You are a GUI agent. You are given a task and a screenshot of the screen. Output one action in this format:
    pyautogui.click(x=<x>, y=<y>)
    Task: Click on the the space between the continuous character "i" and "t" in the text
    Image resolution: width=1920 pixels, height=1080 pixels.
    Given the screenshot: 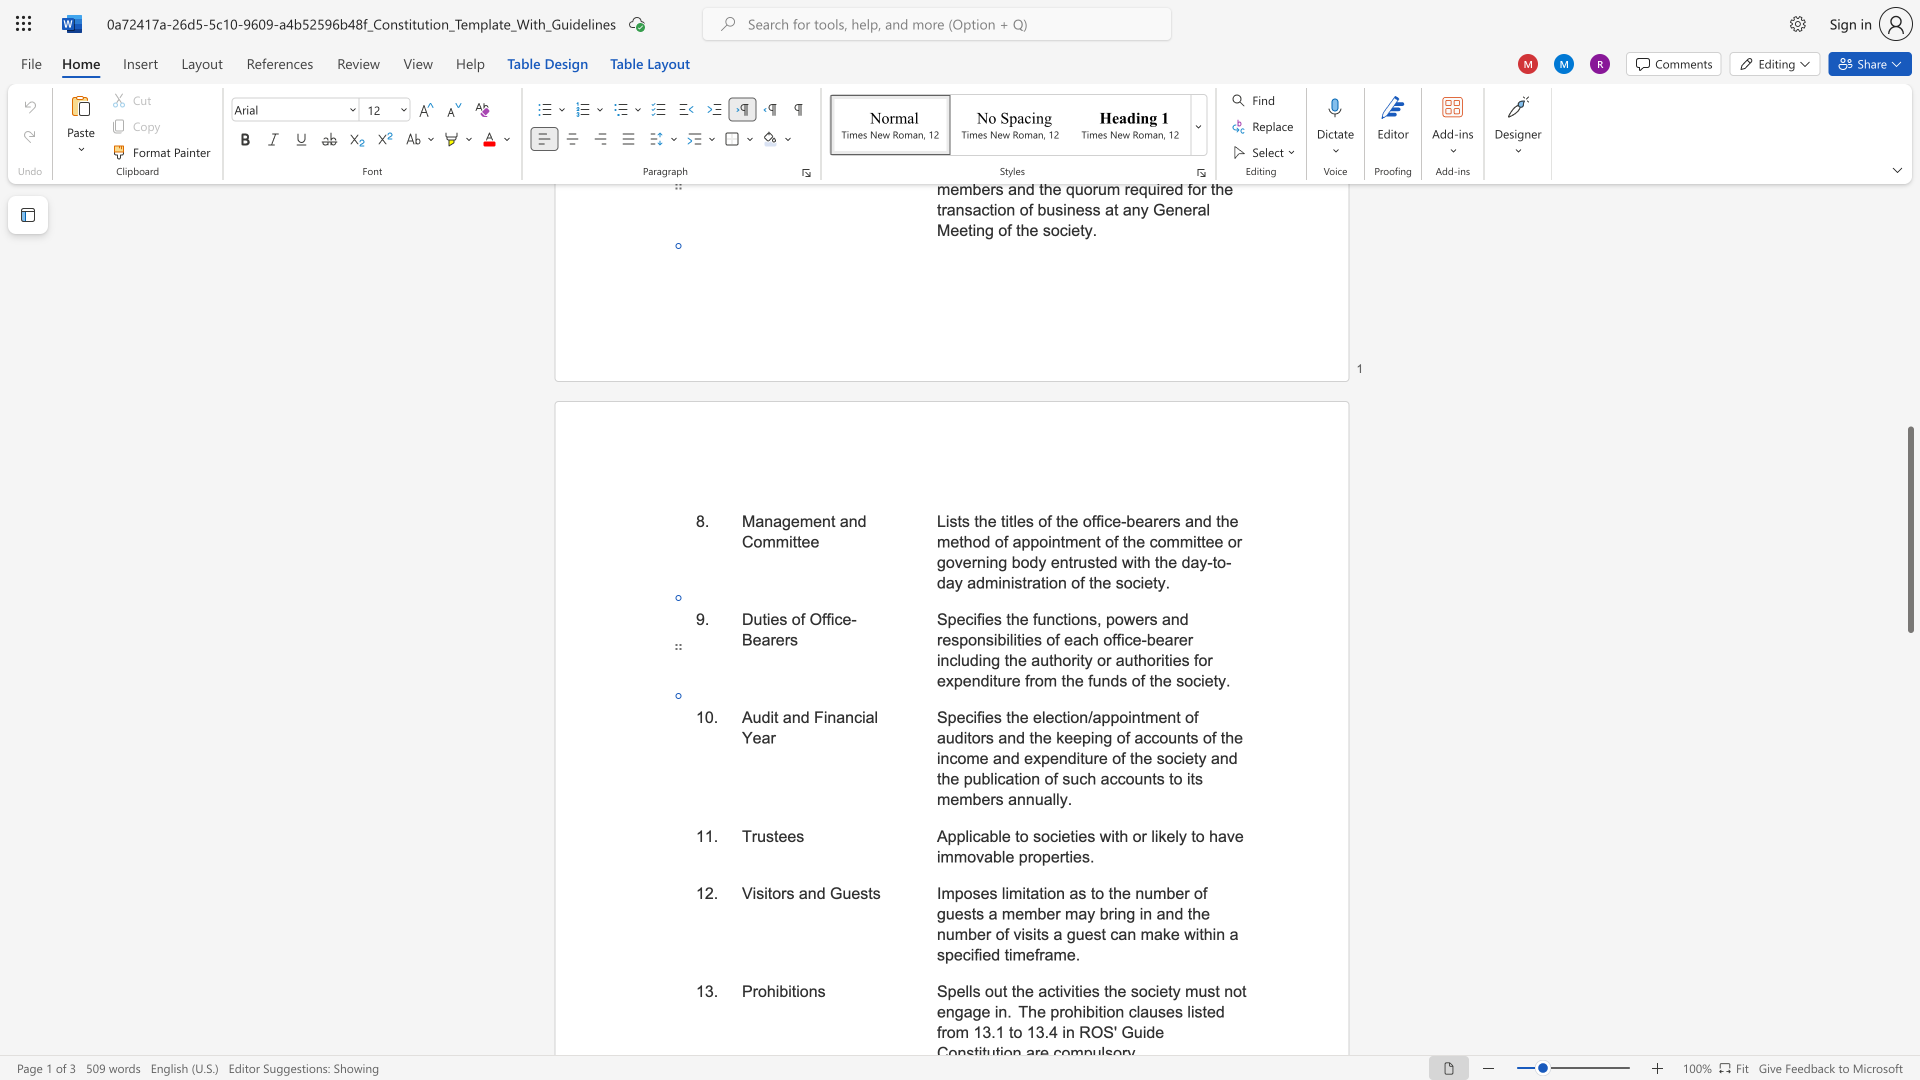 What is the action you would take?
    pyautogui.click(x=791, y=991)
    